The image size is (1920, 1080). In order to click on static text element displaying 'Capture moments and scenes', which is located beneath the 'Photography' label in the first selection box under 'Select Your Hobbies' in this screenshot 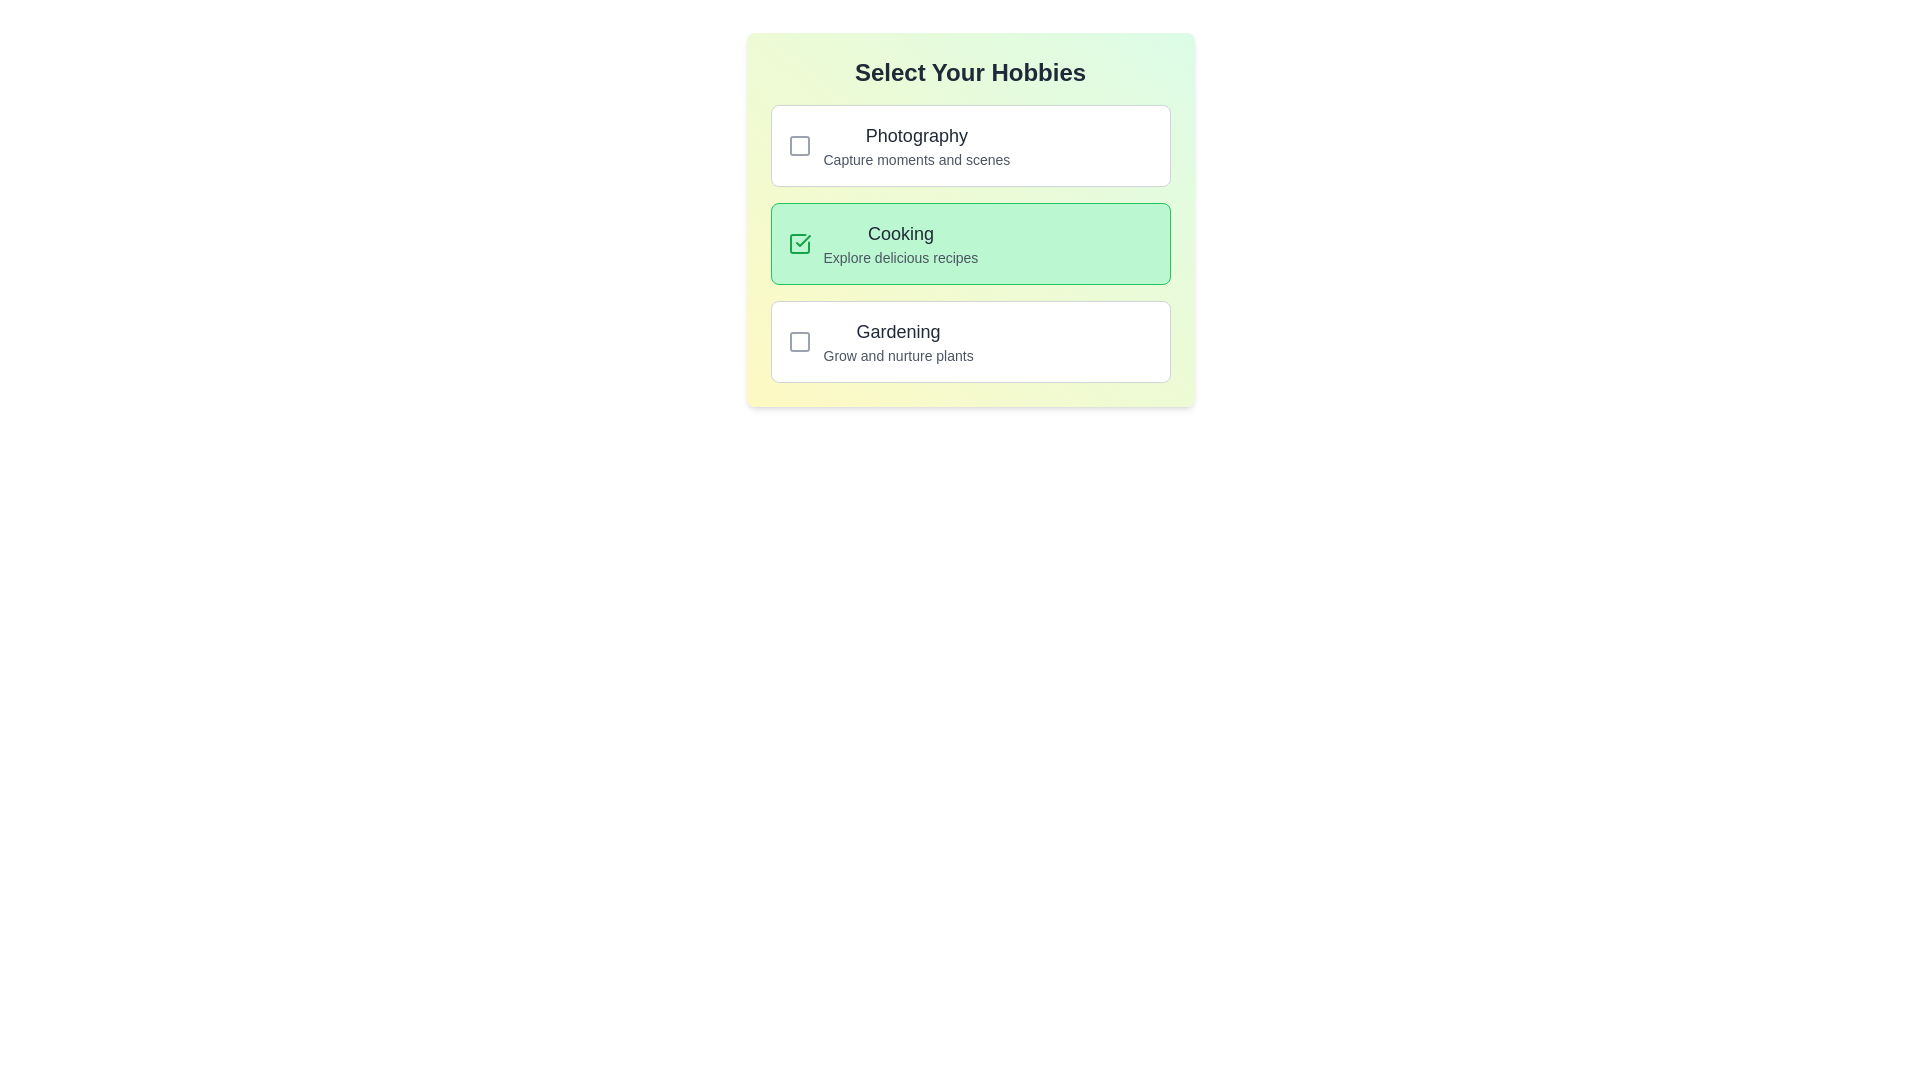, I will do `click(915, 158)`.